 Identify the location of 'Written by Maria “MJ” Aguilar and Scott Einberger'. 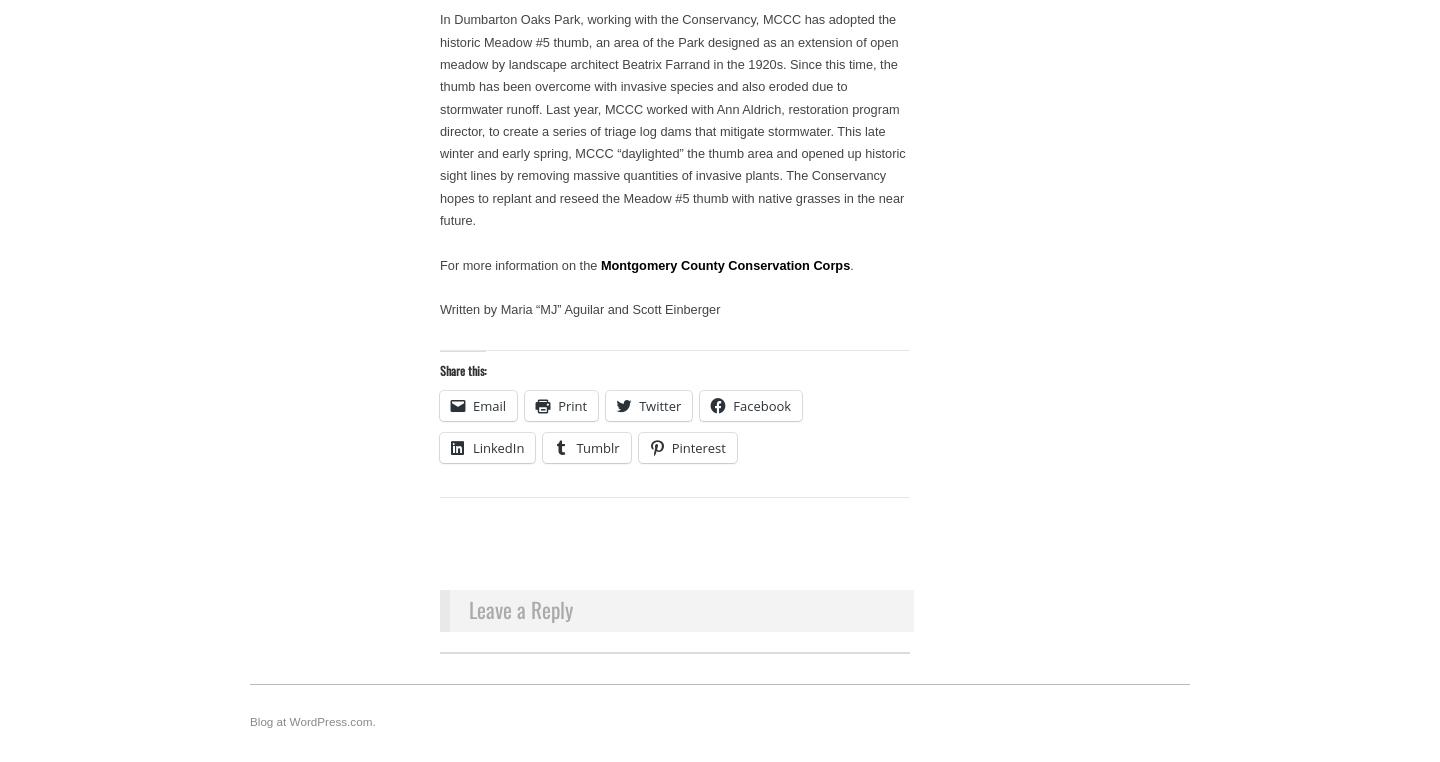
(580, 308).